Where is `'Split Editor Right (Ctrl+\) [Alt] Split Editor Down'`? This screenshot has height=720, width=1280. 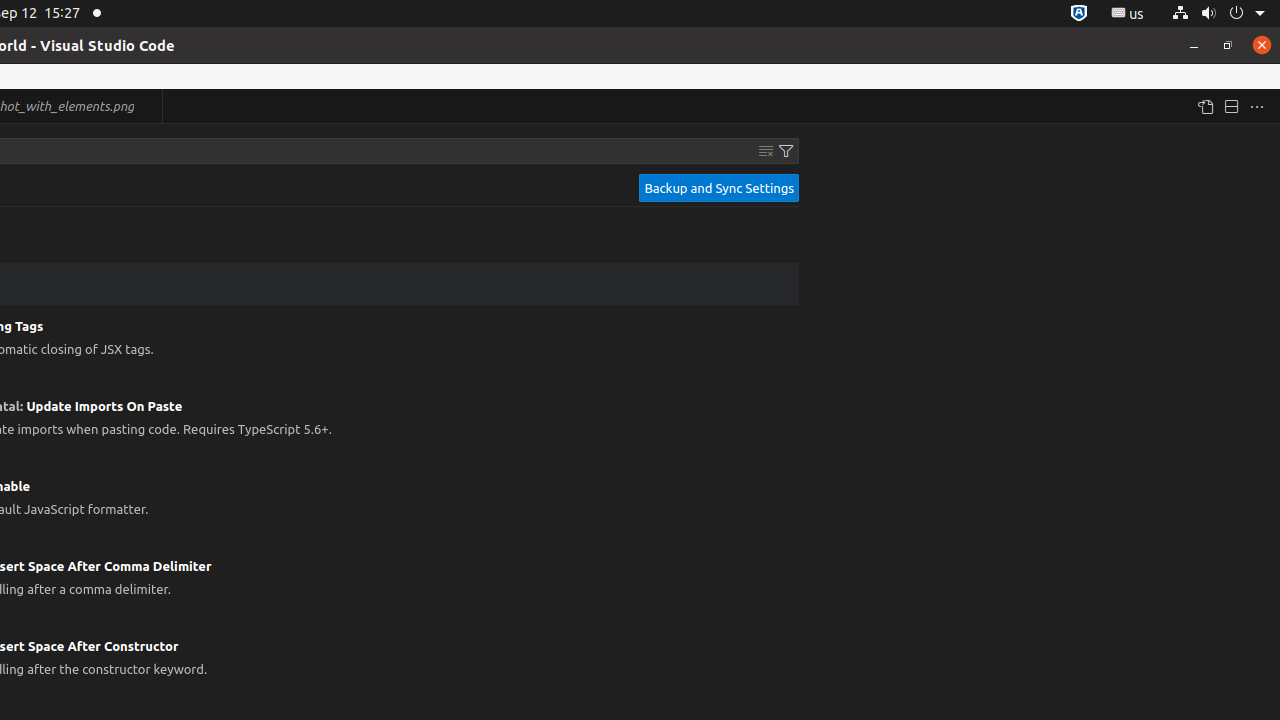
'Split Editor Right (Ctrl+\) [Alt] Split Editor Down' is located at coordinates (1229, 106).